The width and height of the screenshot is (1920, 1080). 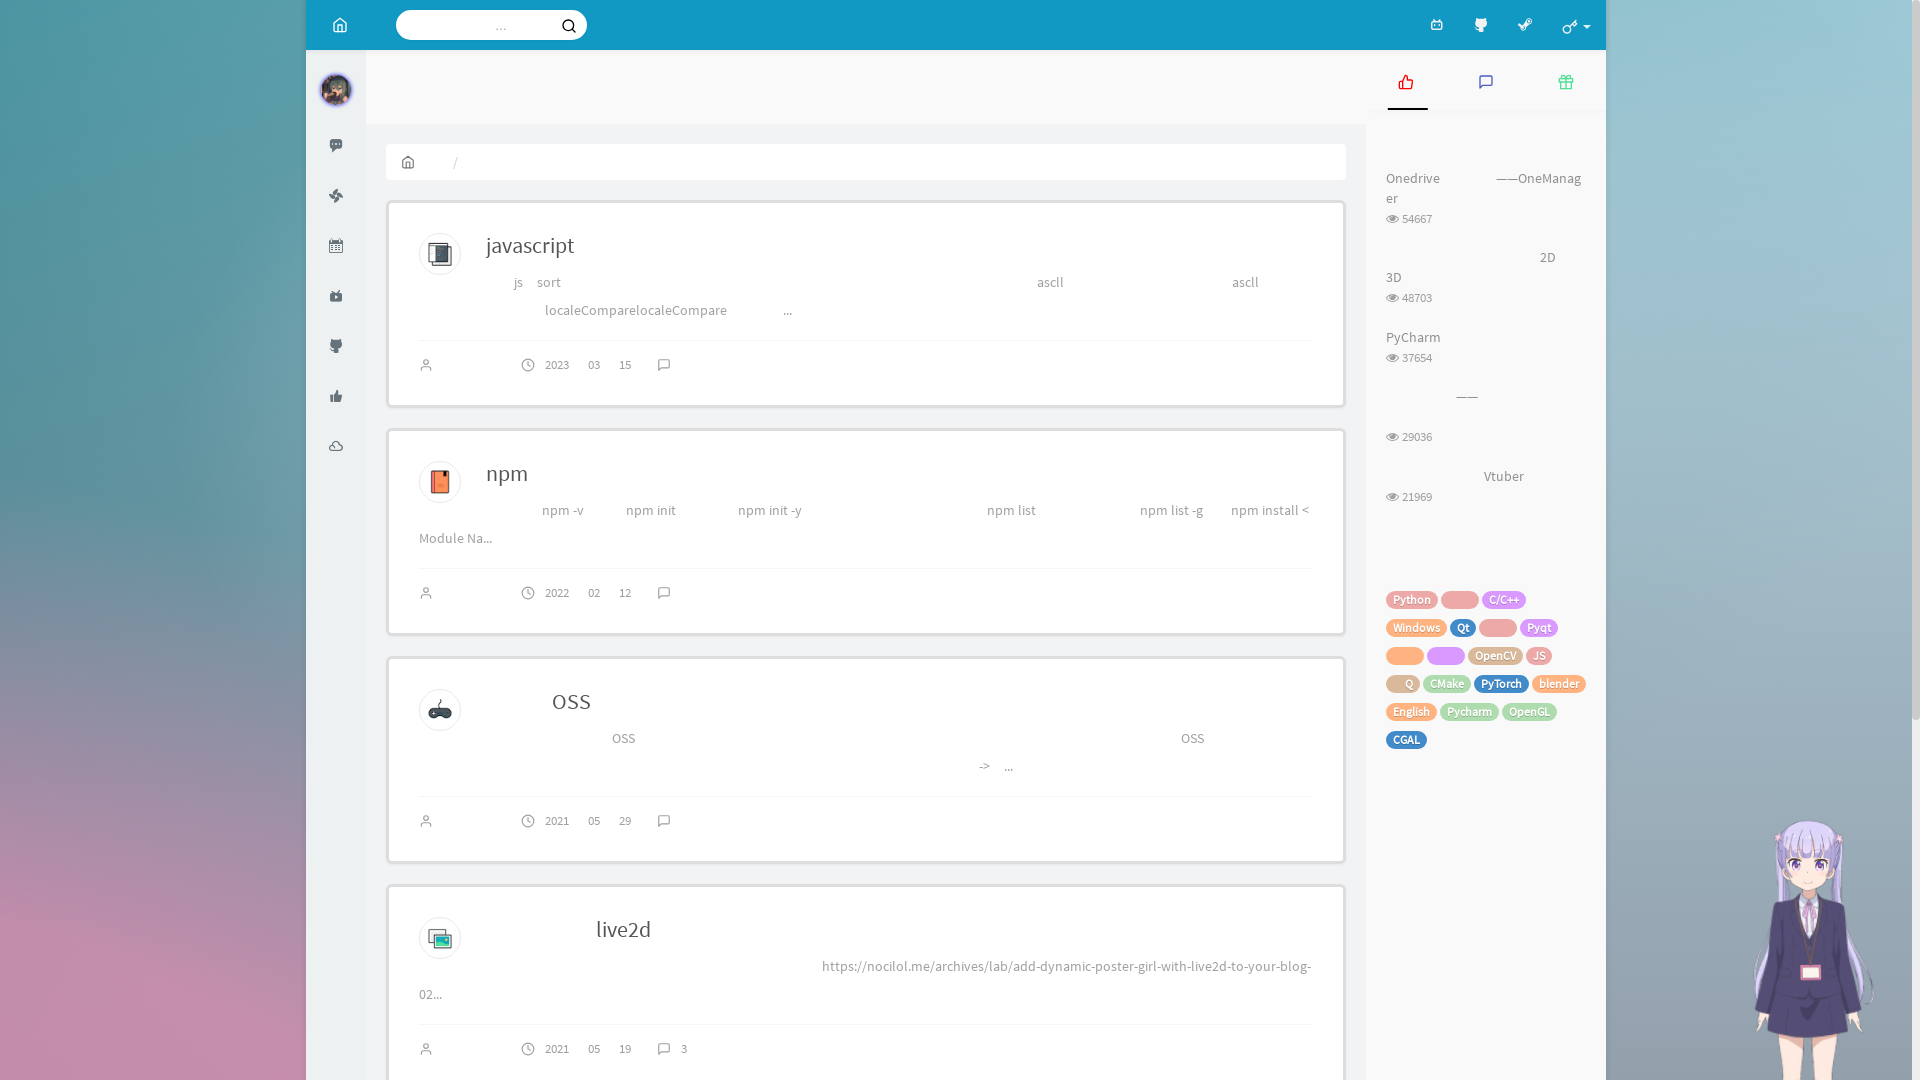 I want to click on 'OpenGL', so click(x=1528, y=711).